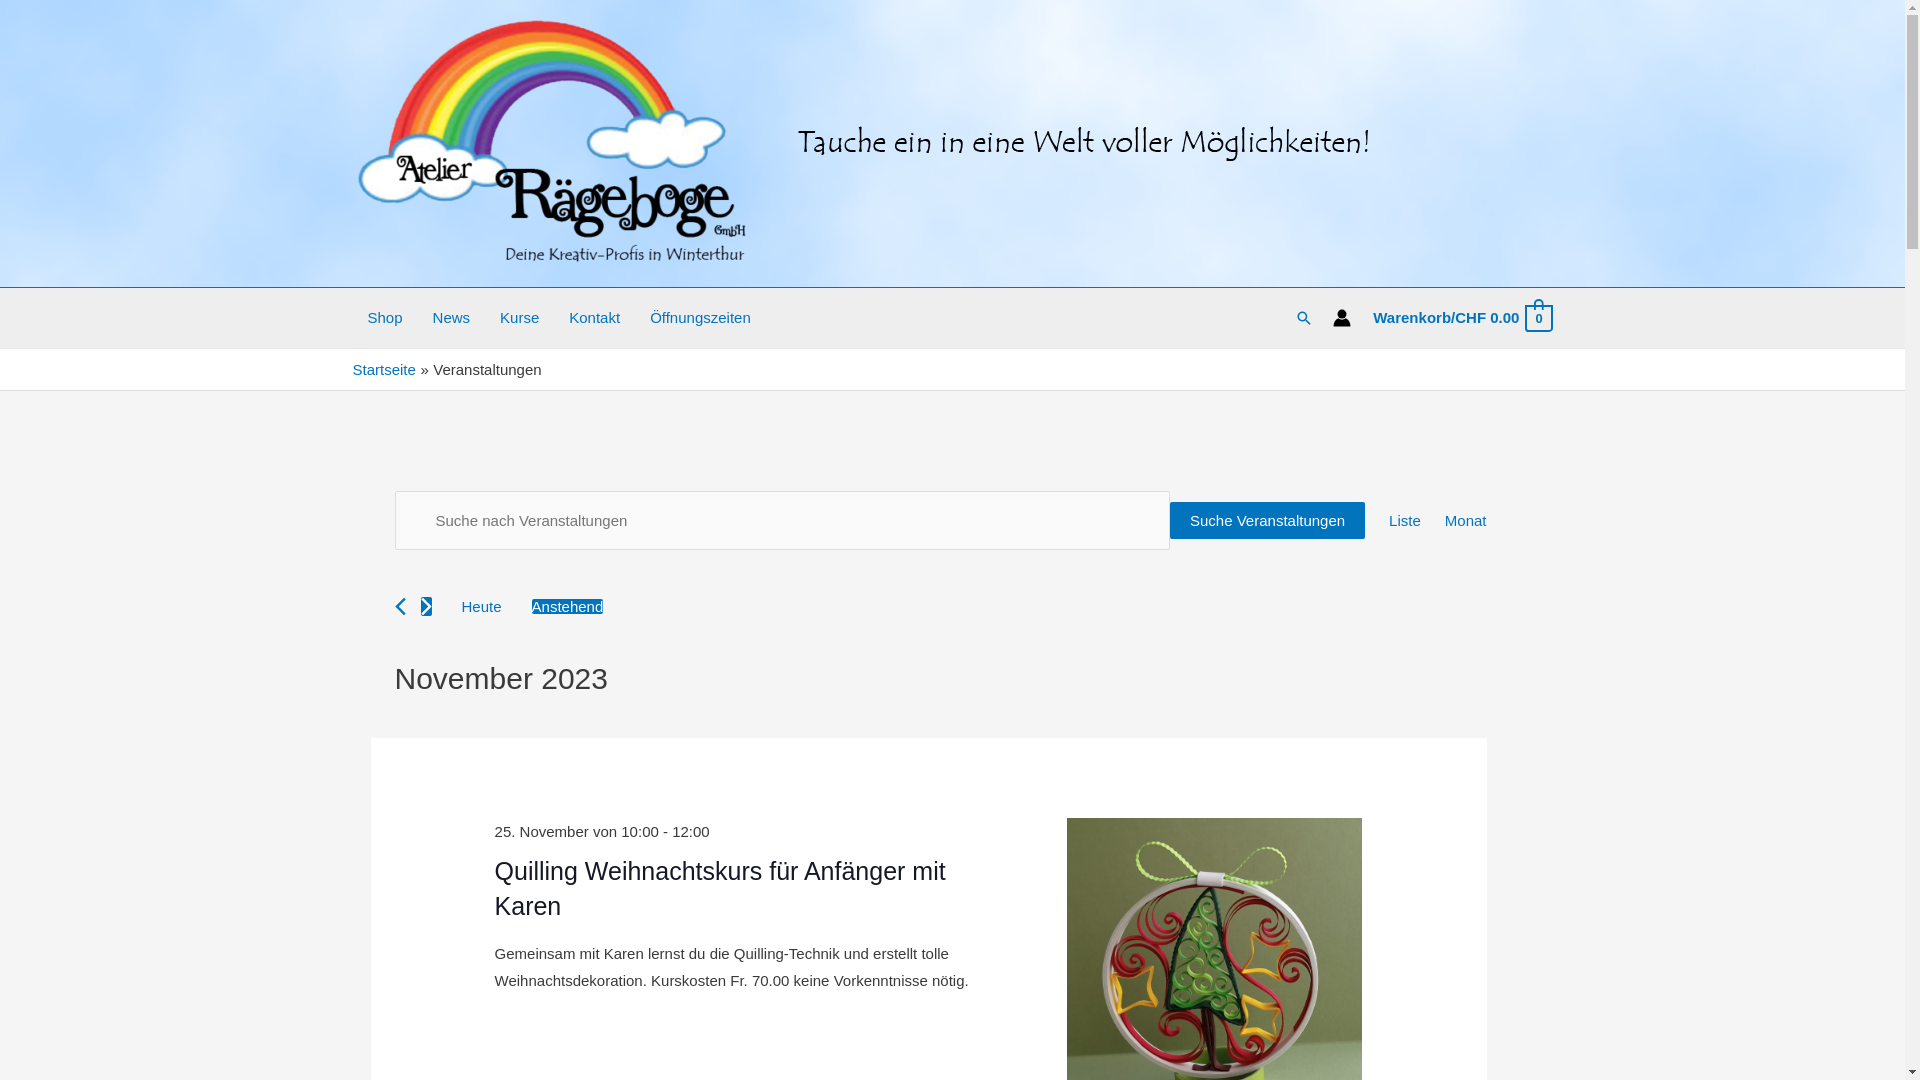 The image size is (1920, 1080). Describe the element at coordinates (1465, 519) in the screenshot. I see `'Monat'` at that location.